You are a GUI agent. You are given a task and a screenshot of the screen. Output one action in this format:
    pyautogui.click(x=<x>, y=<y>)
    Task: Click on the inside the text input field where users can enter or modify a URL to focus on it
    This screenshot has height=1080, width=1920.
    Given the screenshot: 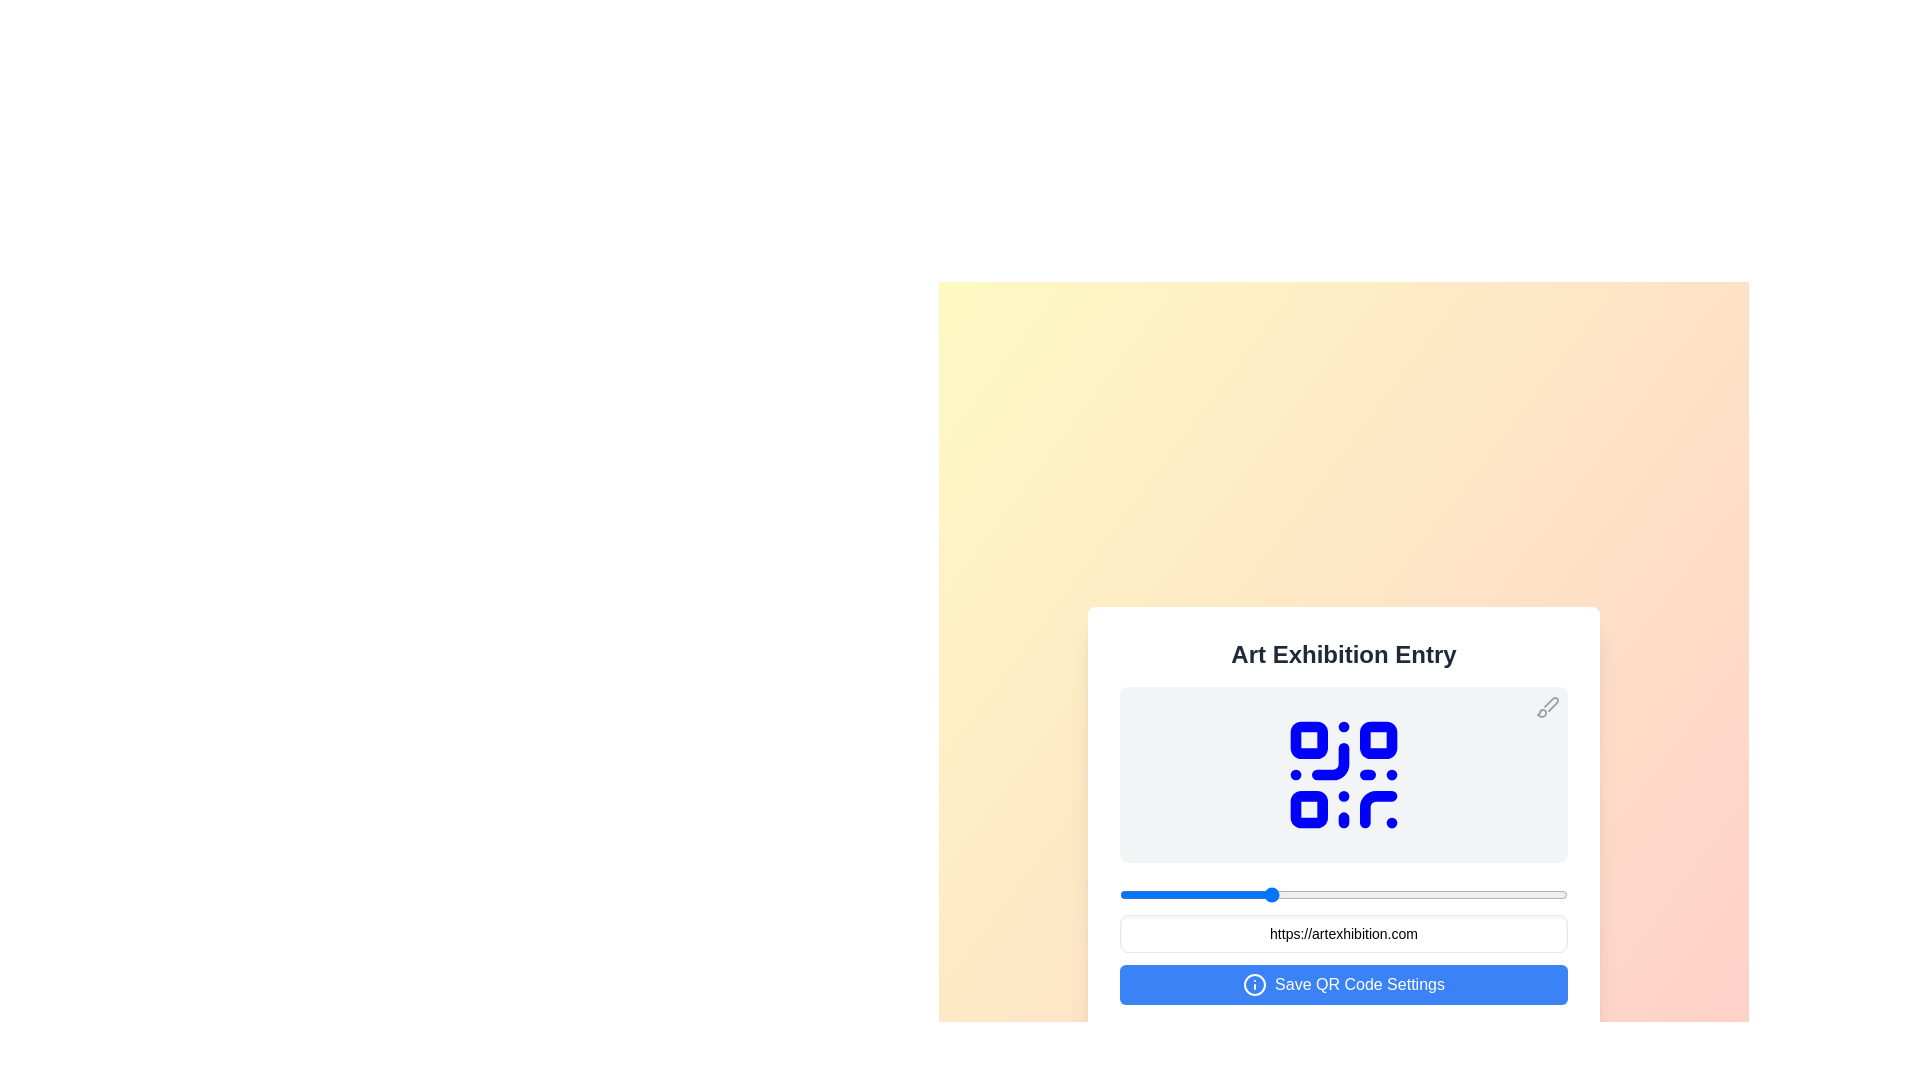 What is the action you would take?
    pyautogui.click(x=1344, y=933)
    